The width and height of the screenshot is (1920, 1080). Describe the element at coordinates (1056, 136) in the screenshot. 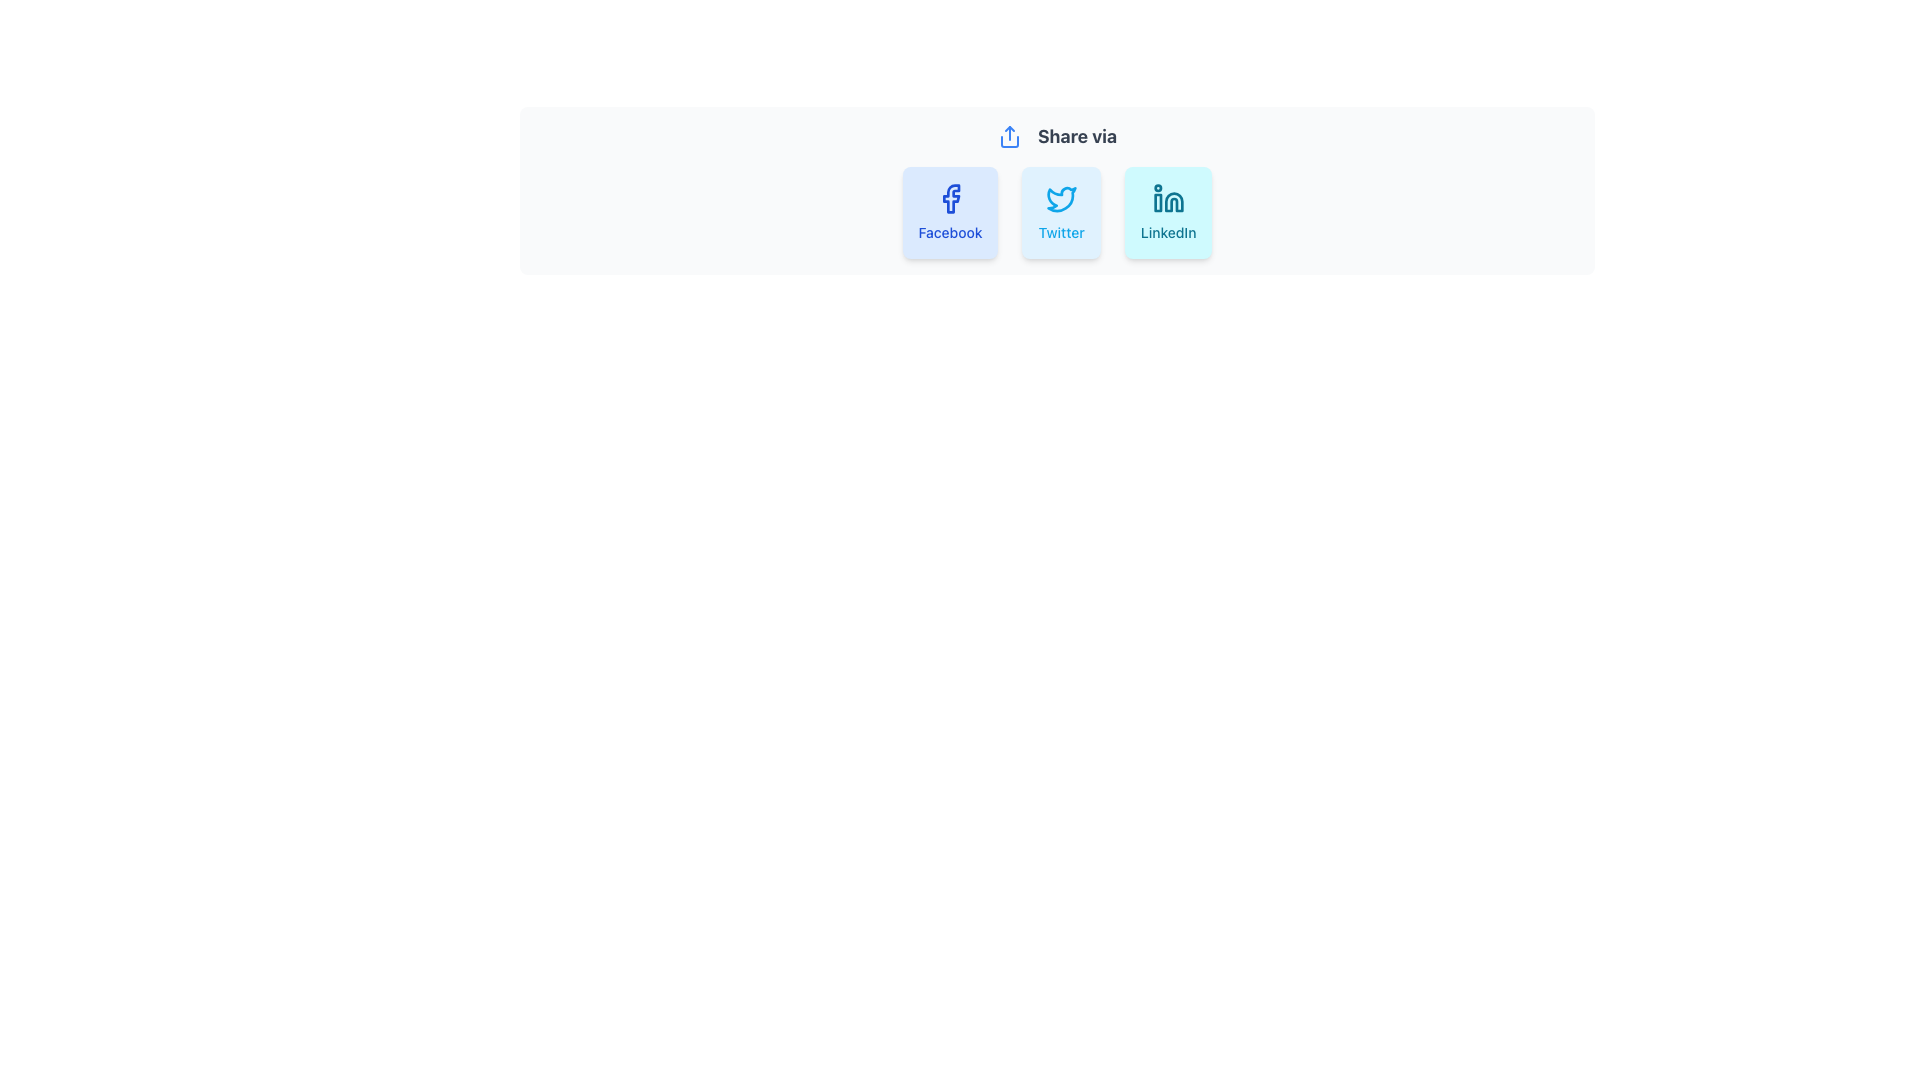

I see `contents of the Text Label with Icon that serves as the title for the sharing section, located at the top of the section above the sharing buttons` at that location.